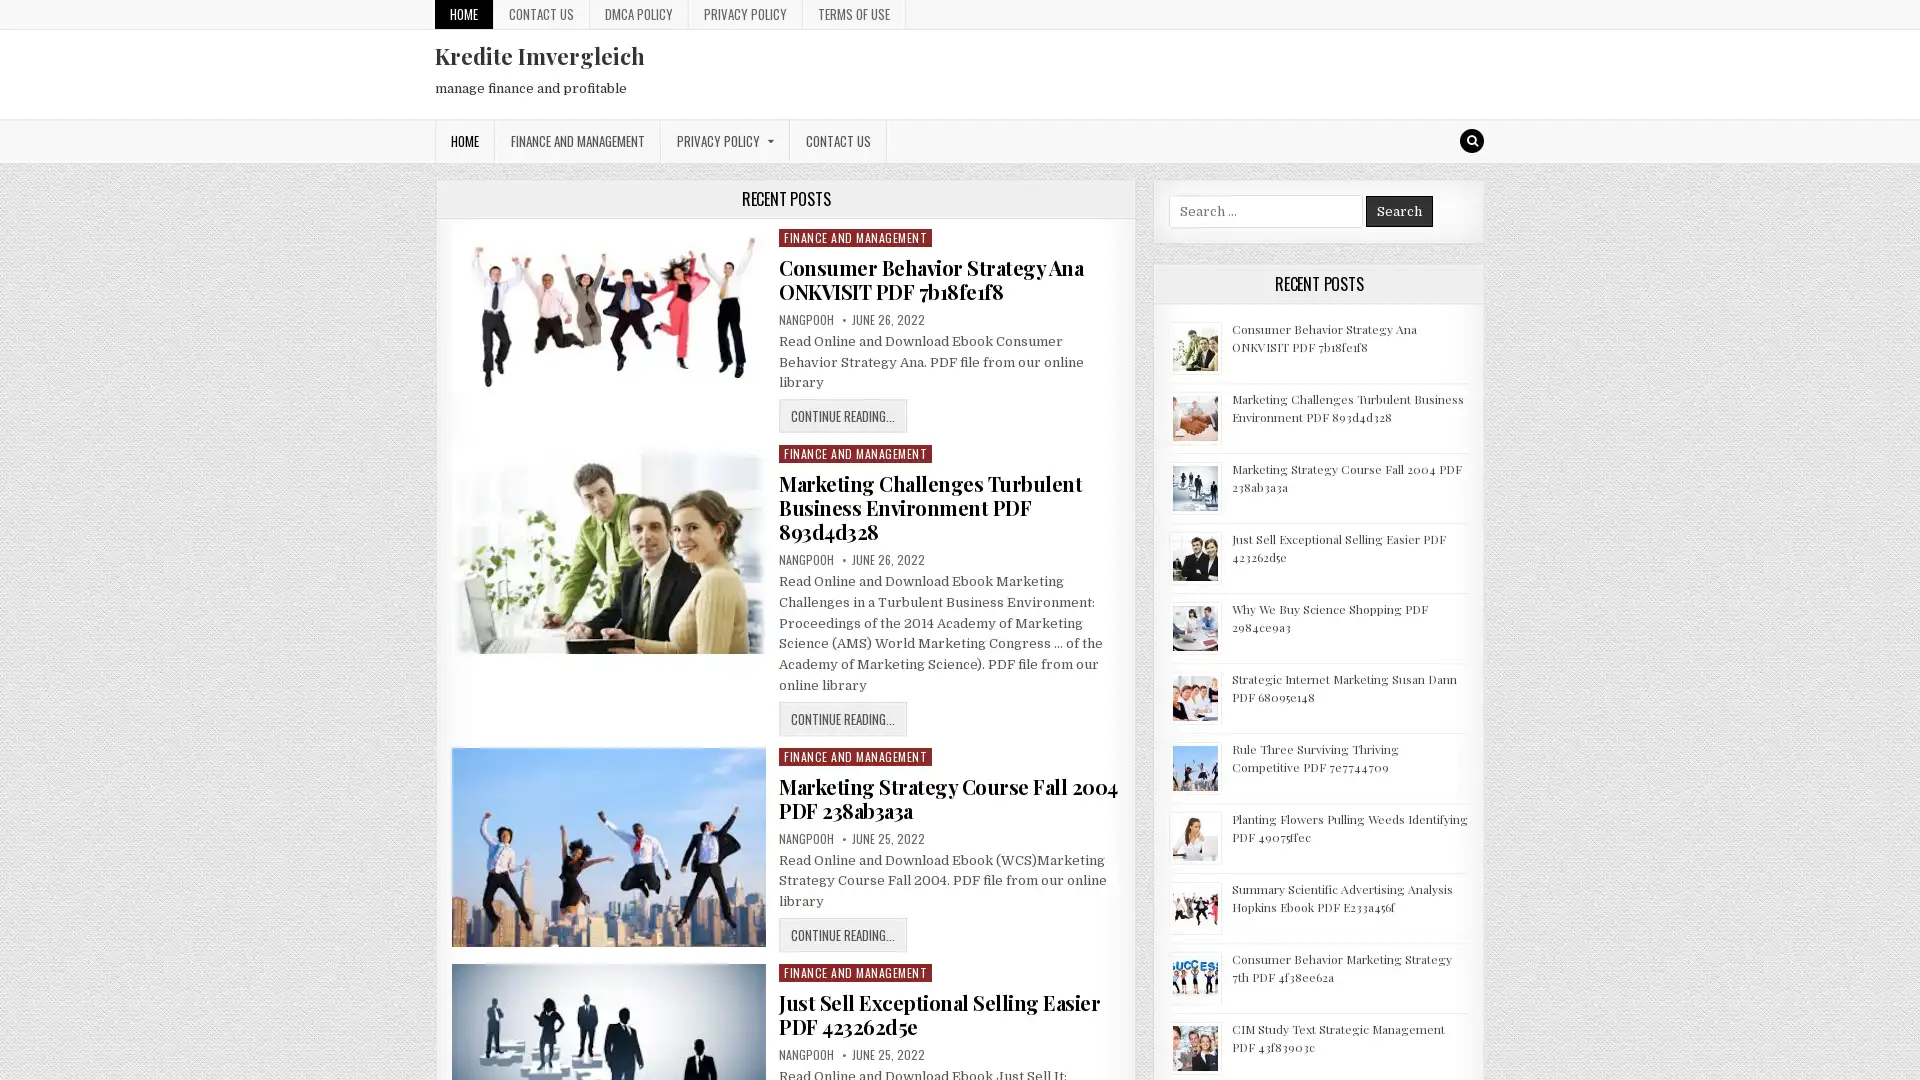 This screenshot has width=1920, height=1080. I want to click on Search, so click(1398, 211).